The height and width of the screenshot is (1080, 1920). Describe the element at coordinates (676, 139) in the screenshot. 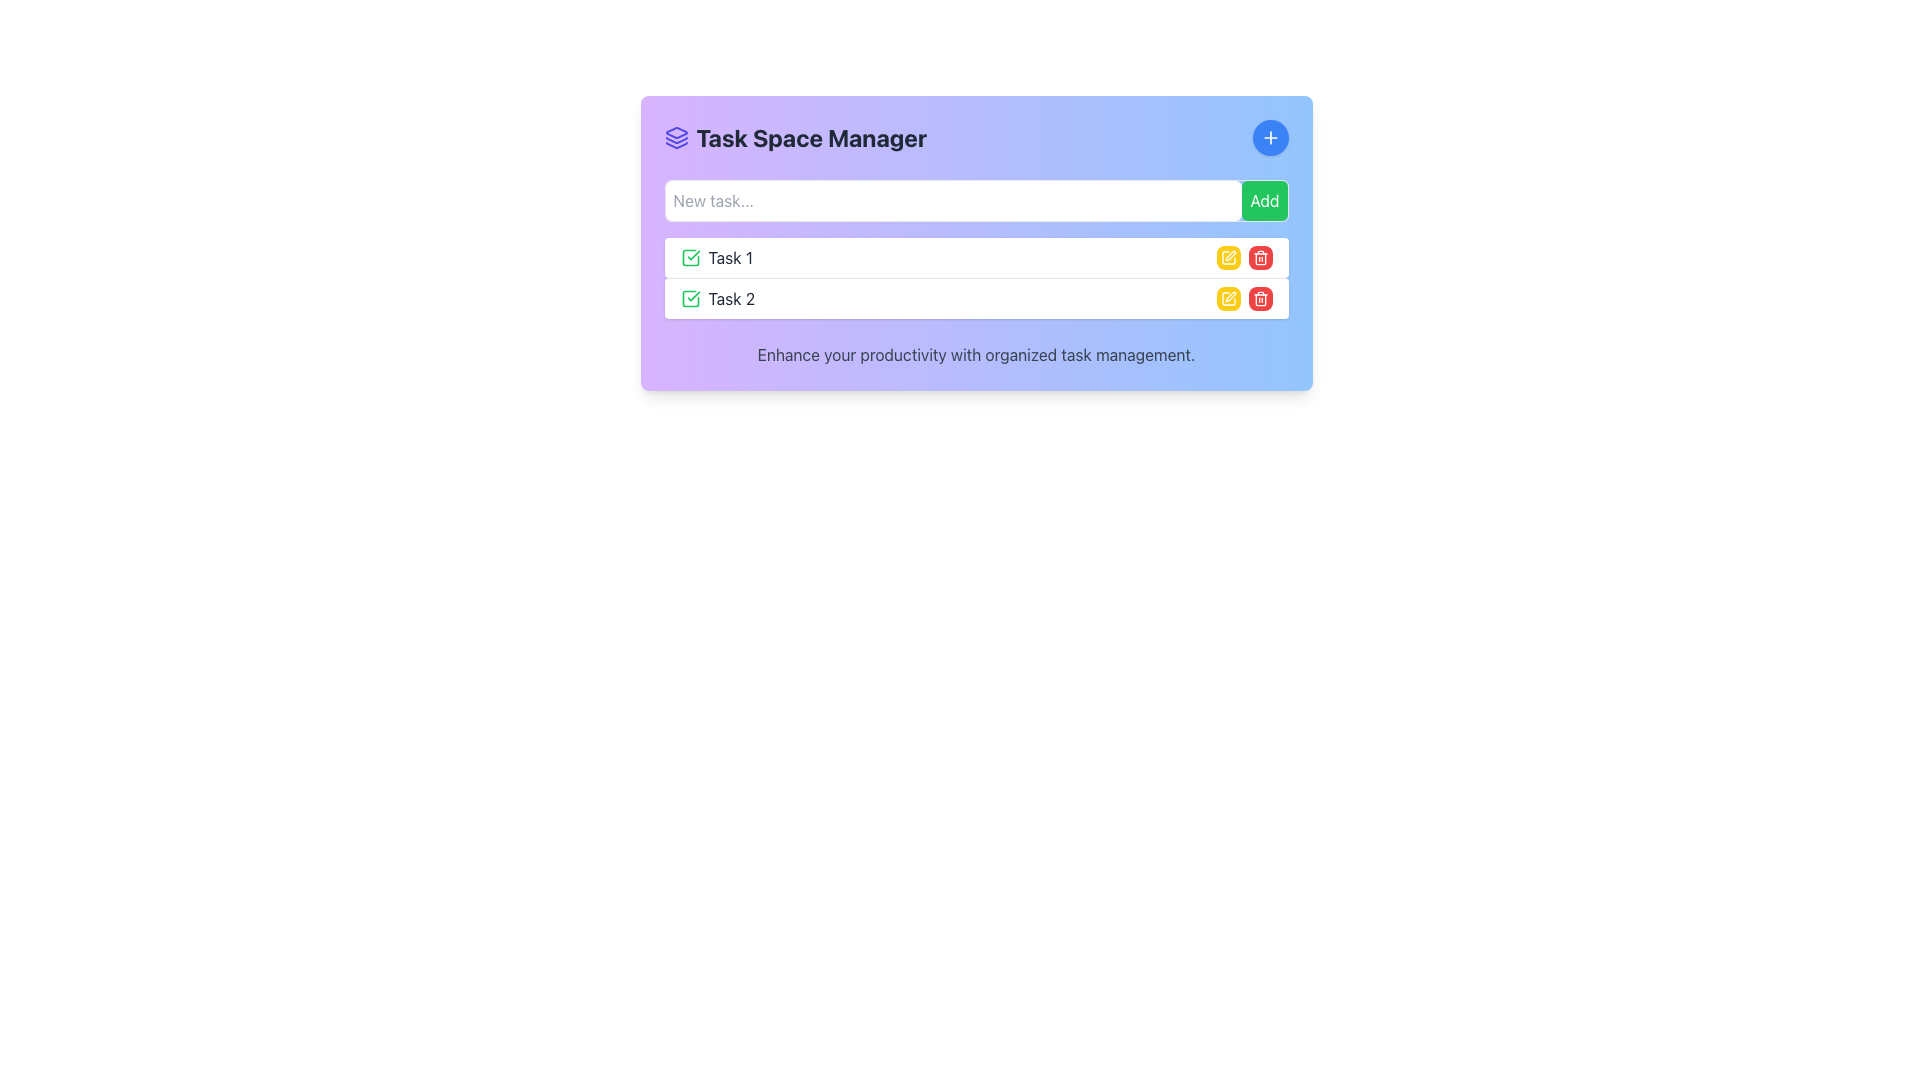

I see `the middle layer of the triangular icon next to the title 'Task Space Manager', which is distinguishable by its slight shading` at that location.